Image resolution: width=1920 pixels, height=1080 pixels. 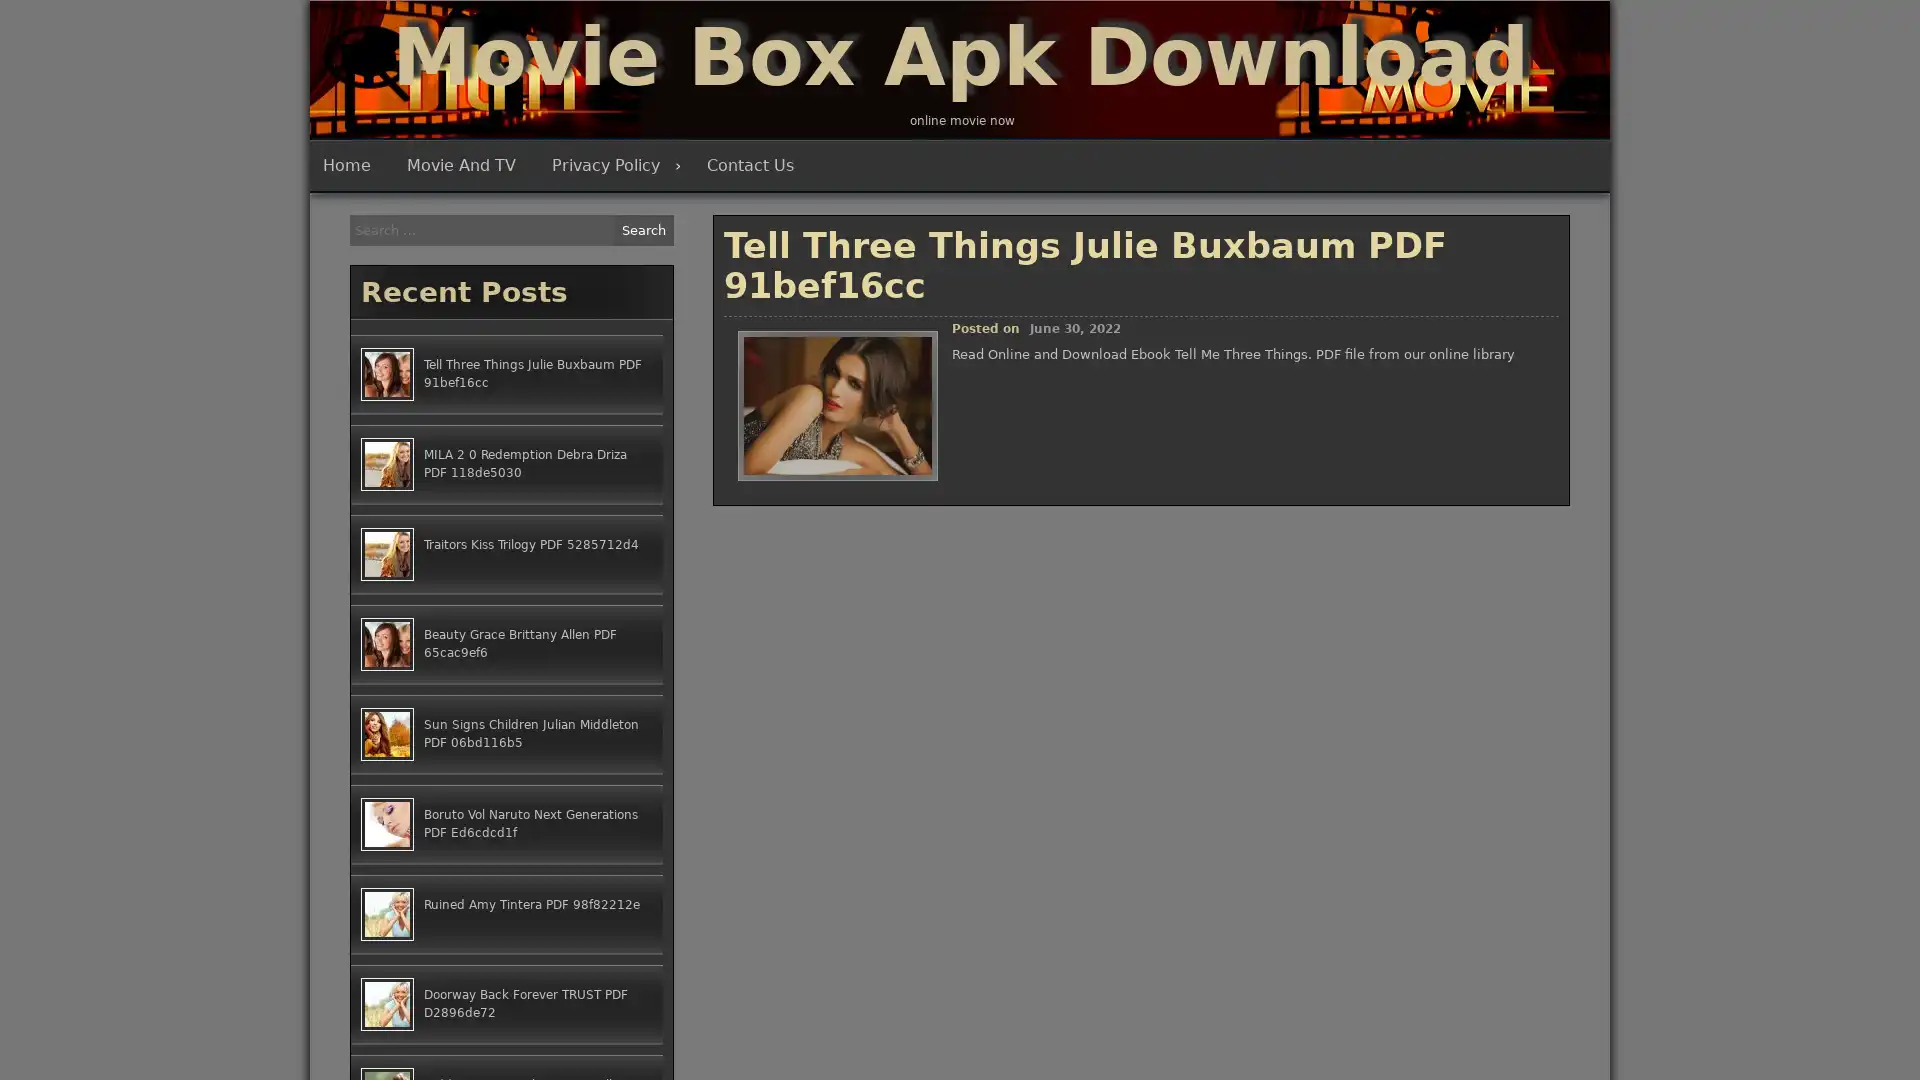 I want to click on Search, so click(x=643, y=229).